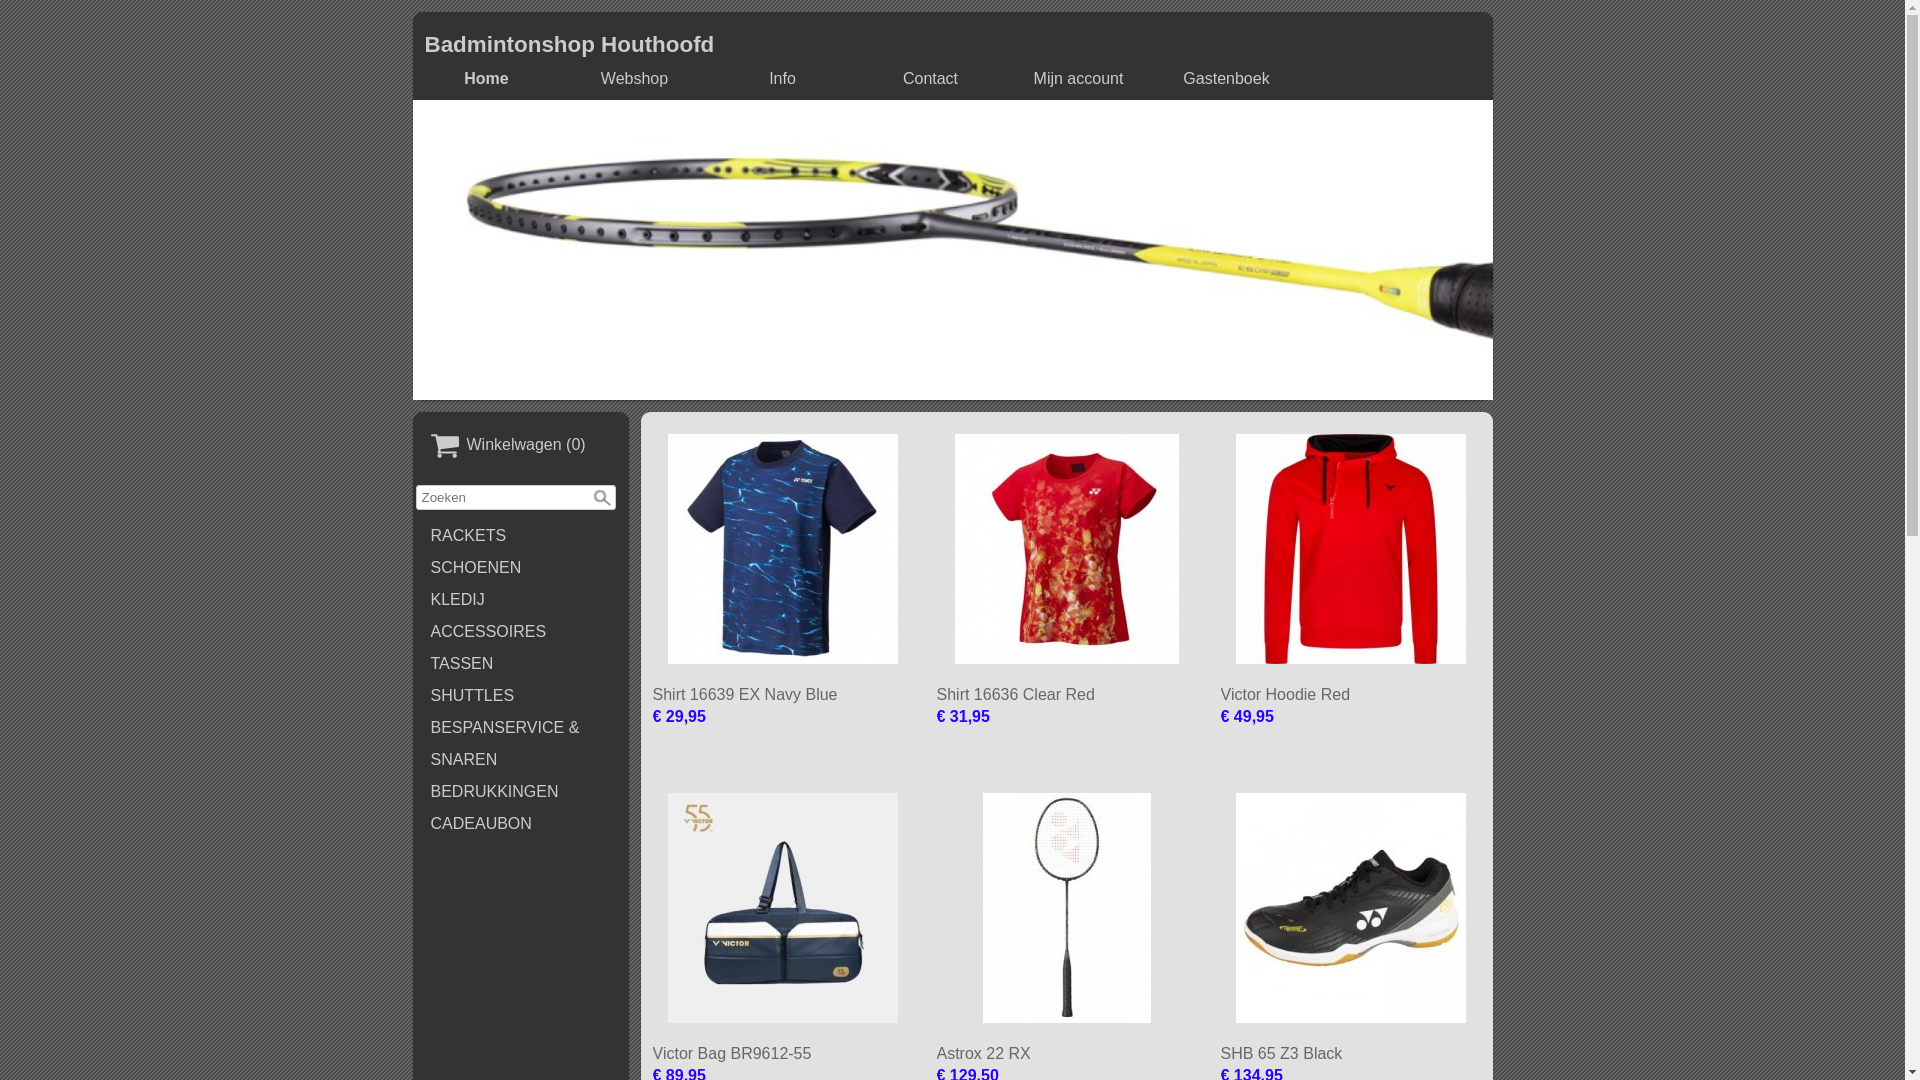 This screenshot has height=1080, width=1920. I want to click on 'RACKETS', so click(521, 535).